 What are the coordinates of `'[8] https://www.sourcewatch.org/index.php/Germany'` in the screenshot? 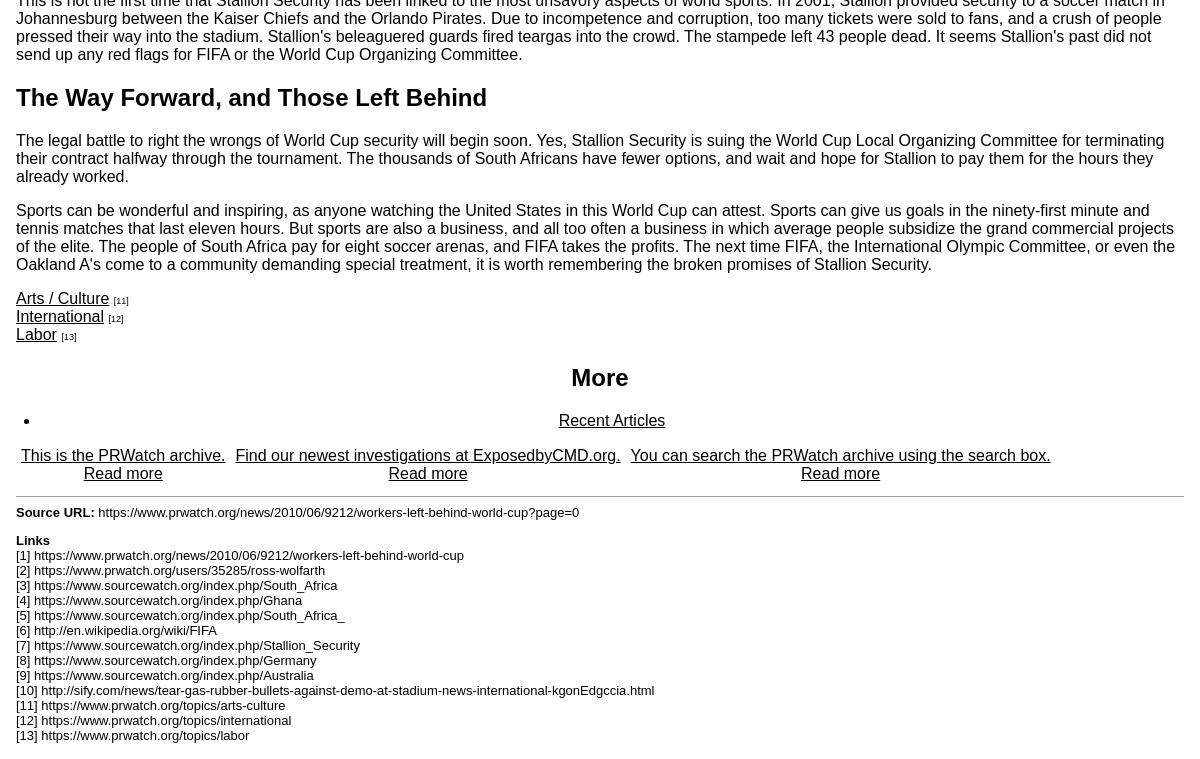 It's located at (15, 660).